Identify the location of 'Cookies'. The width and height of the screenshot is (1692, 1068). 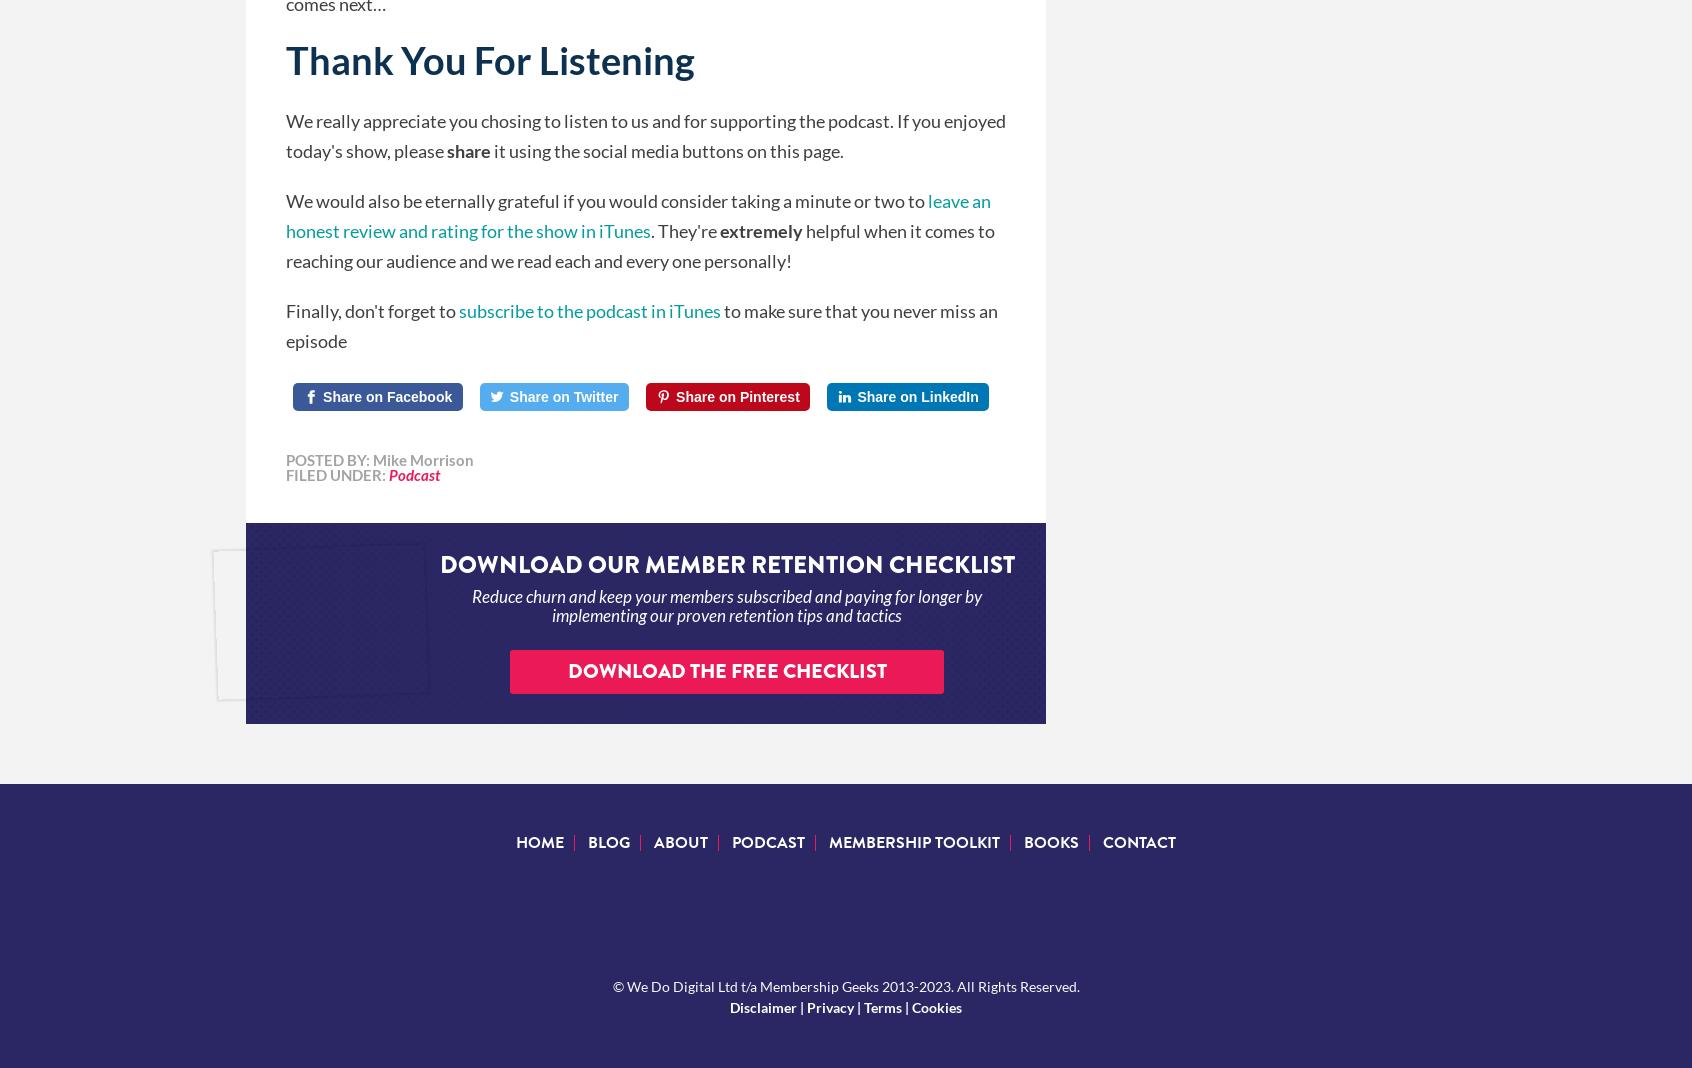
(937, 1006).